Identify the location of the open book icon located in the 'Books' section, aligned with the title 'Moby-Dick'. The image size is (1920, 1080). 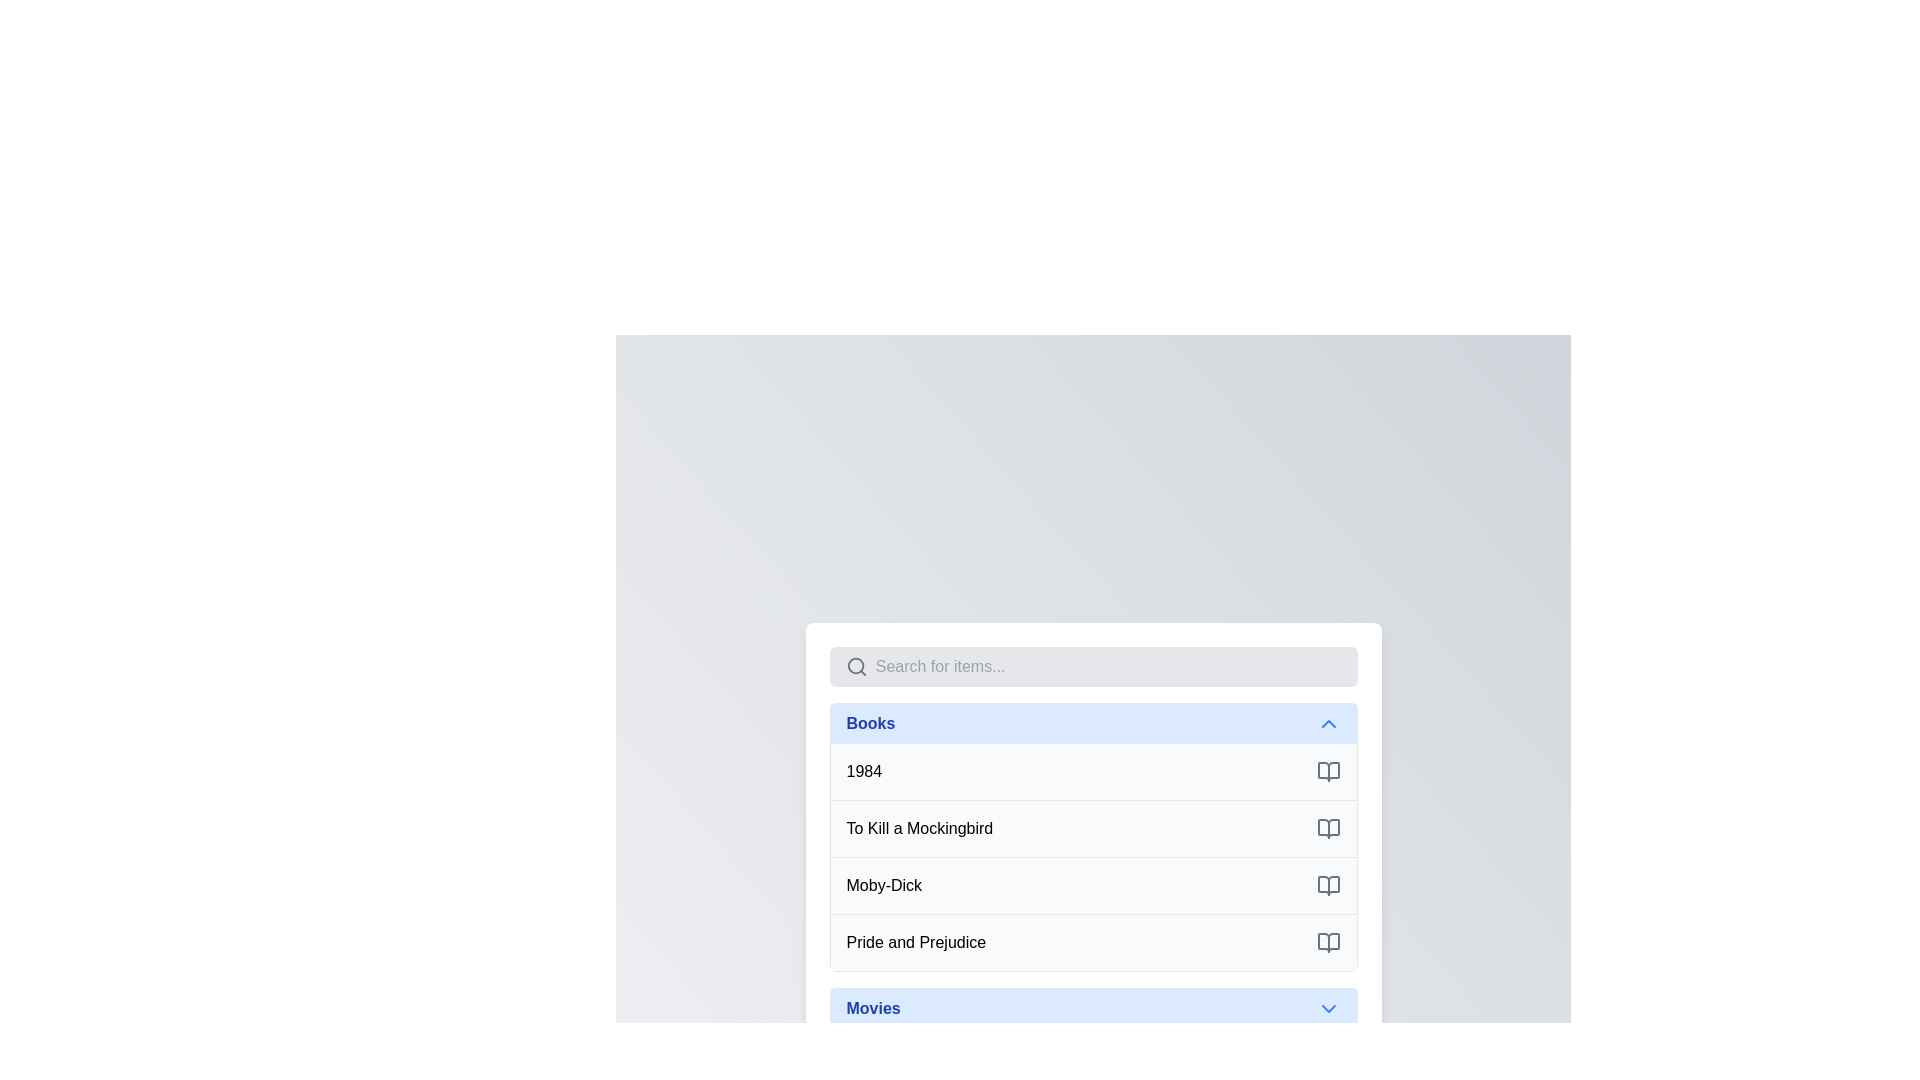
(1328, 884).